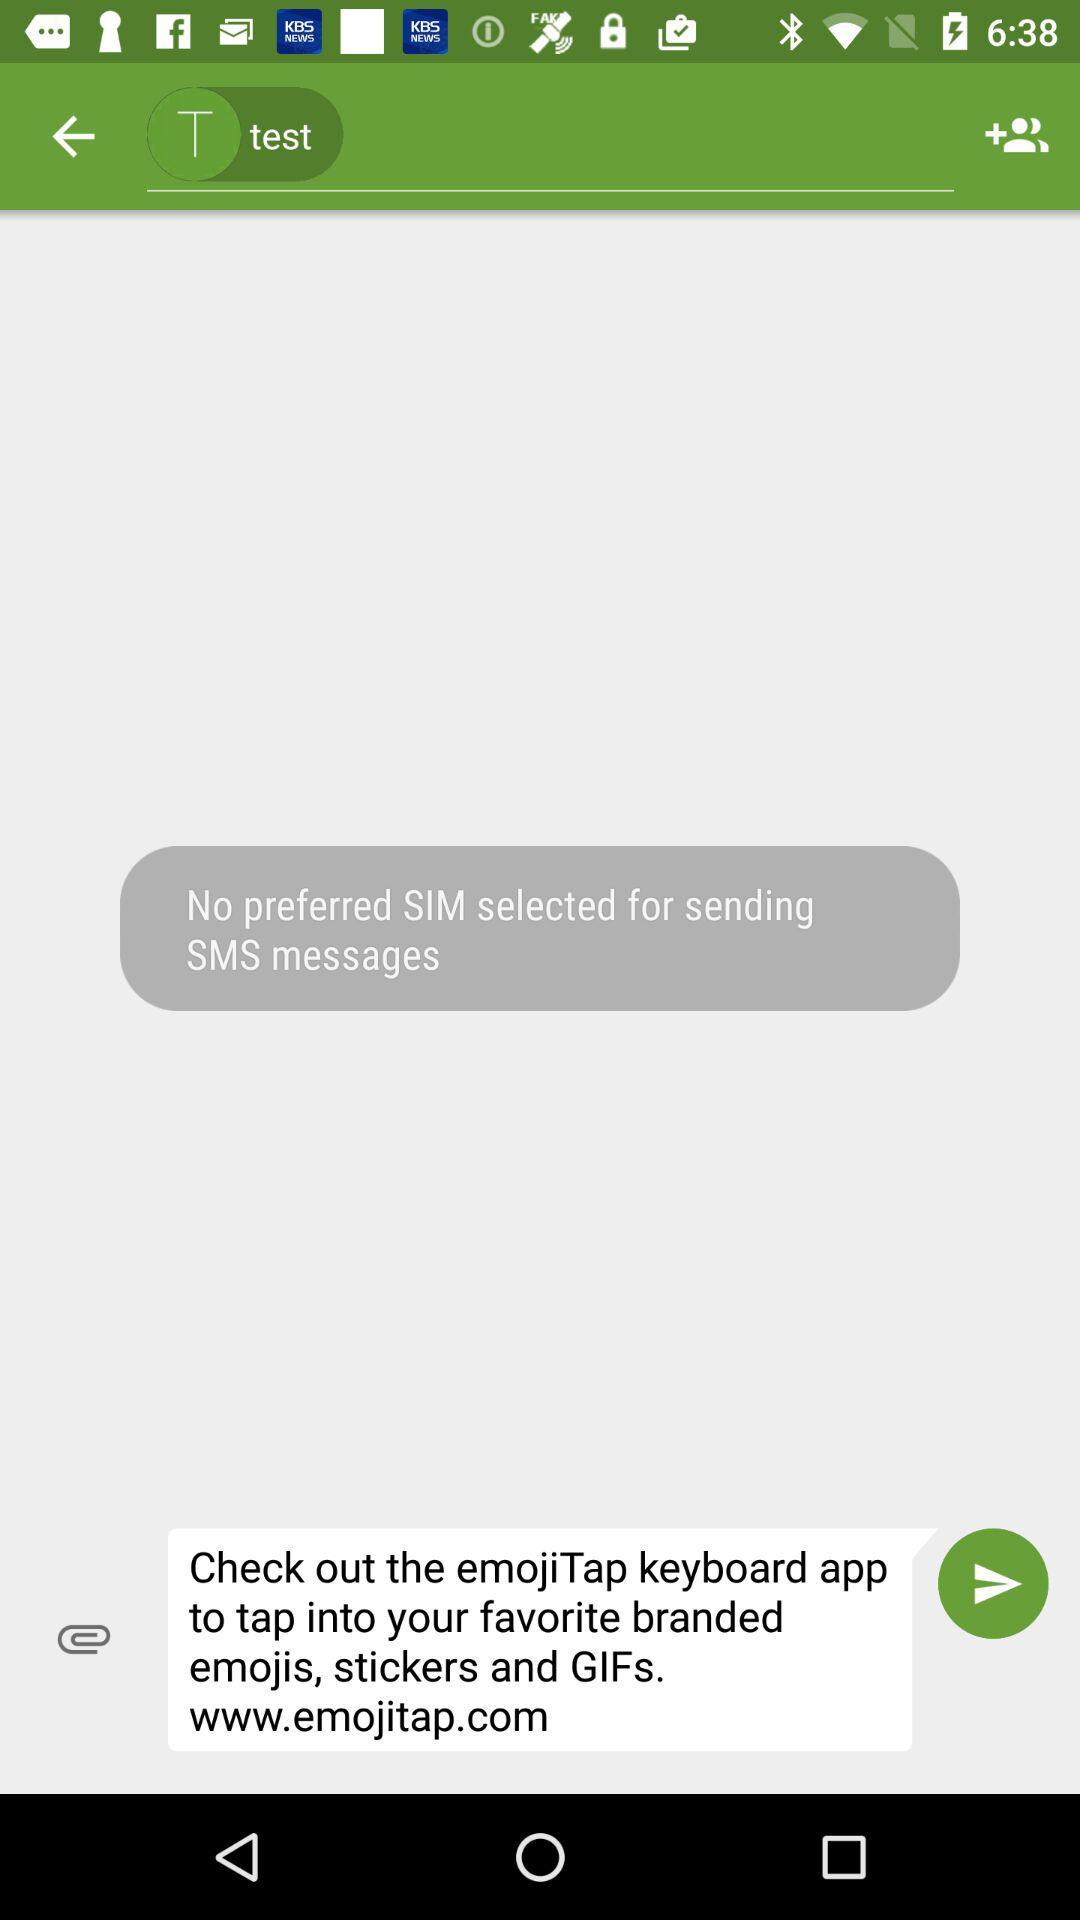 Image resolution: width=1080 pixels, height=1920 pixels. I want to click on the item next to (415) 123-4567,  icon, so click(1017, 135).